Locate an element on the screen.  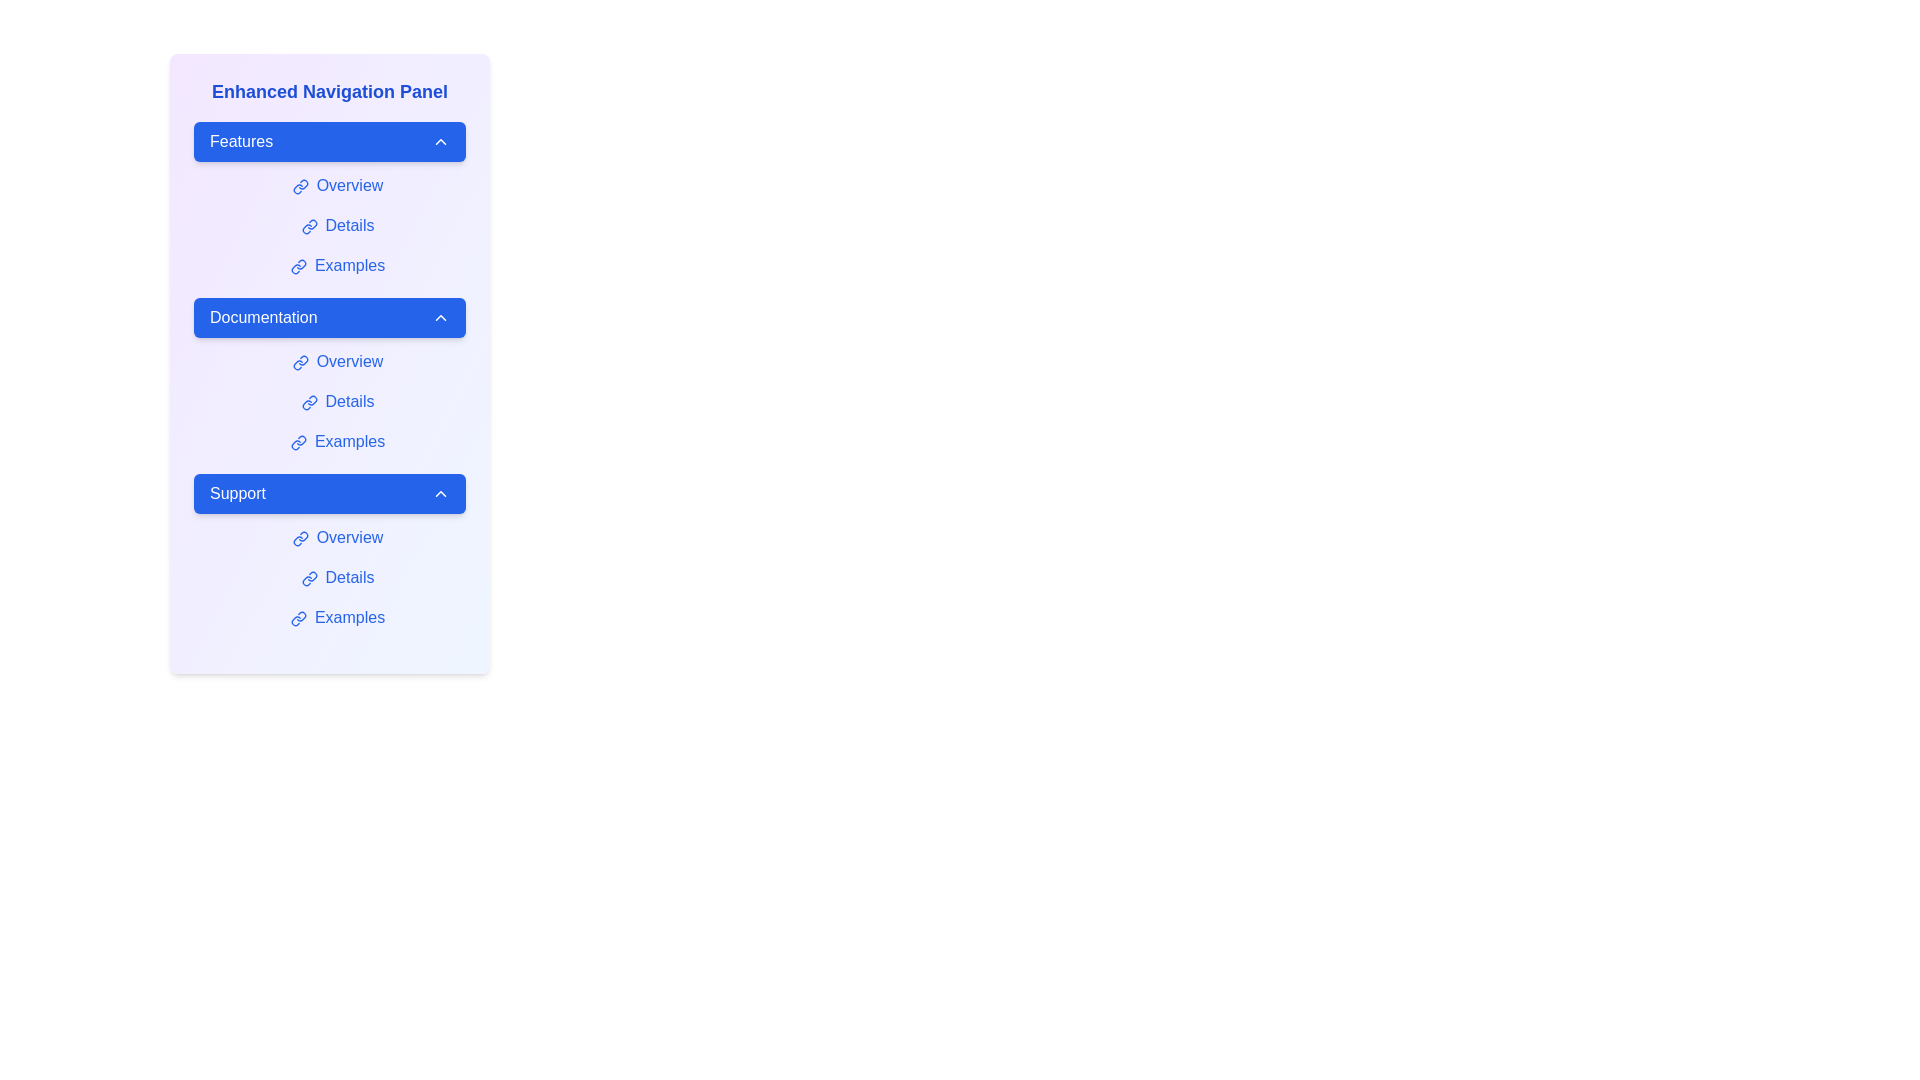
the 'Overview' hyperlink in the Documentation section is located at coordinates (337, 362).